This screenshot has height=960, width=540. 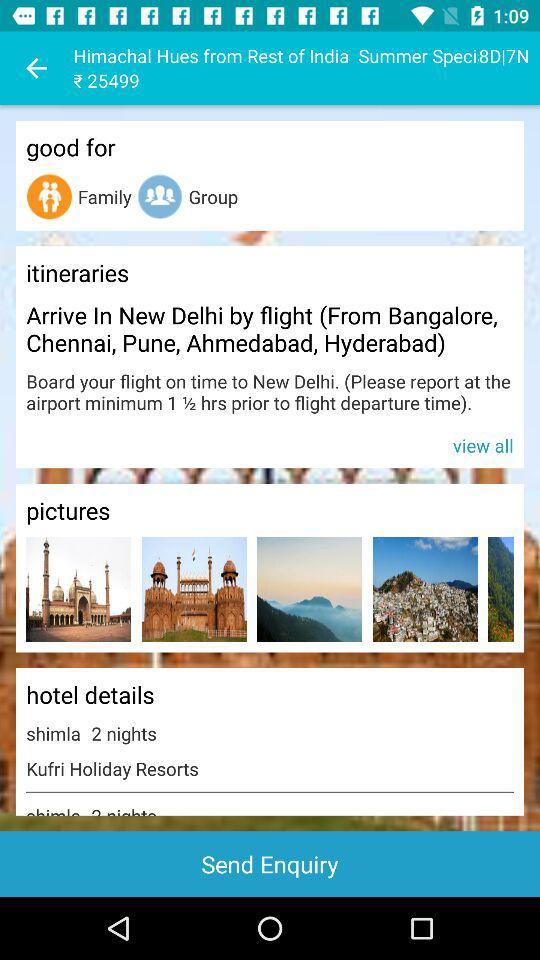 What do you see at coordinates (36, 68) in the screenshot?
I see `icon to the left of the himachal hues from` at bounding box center [36, 68].